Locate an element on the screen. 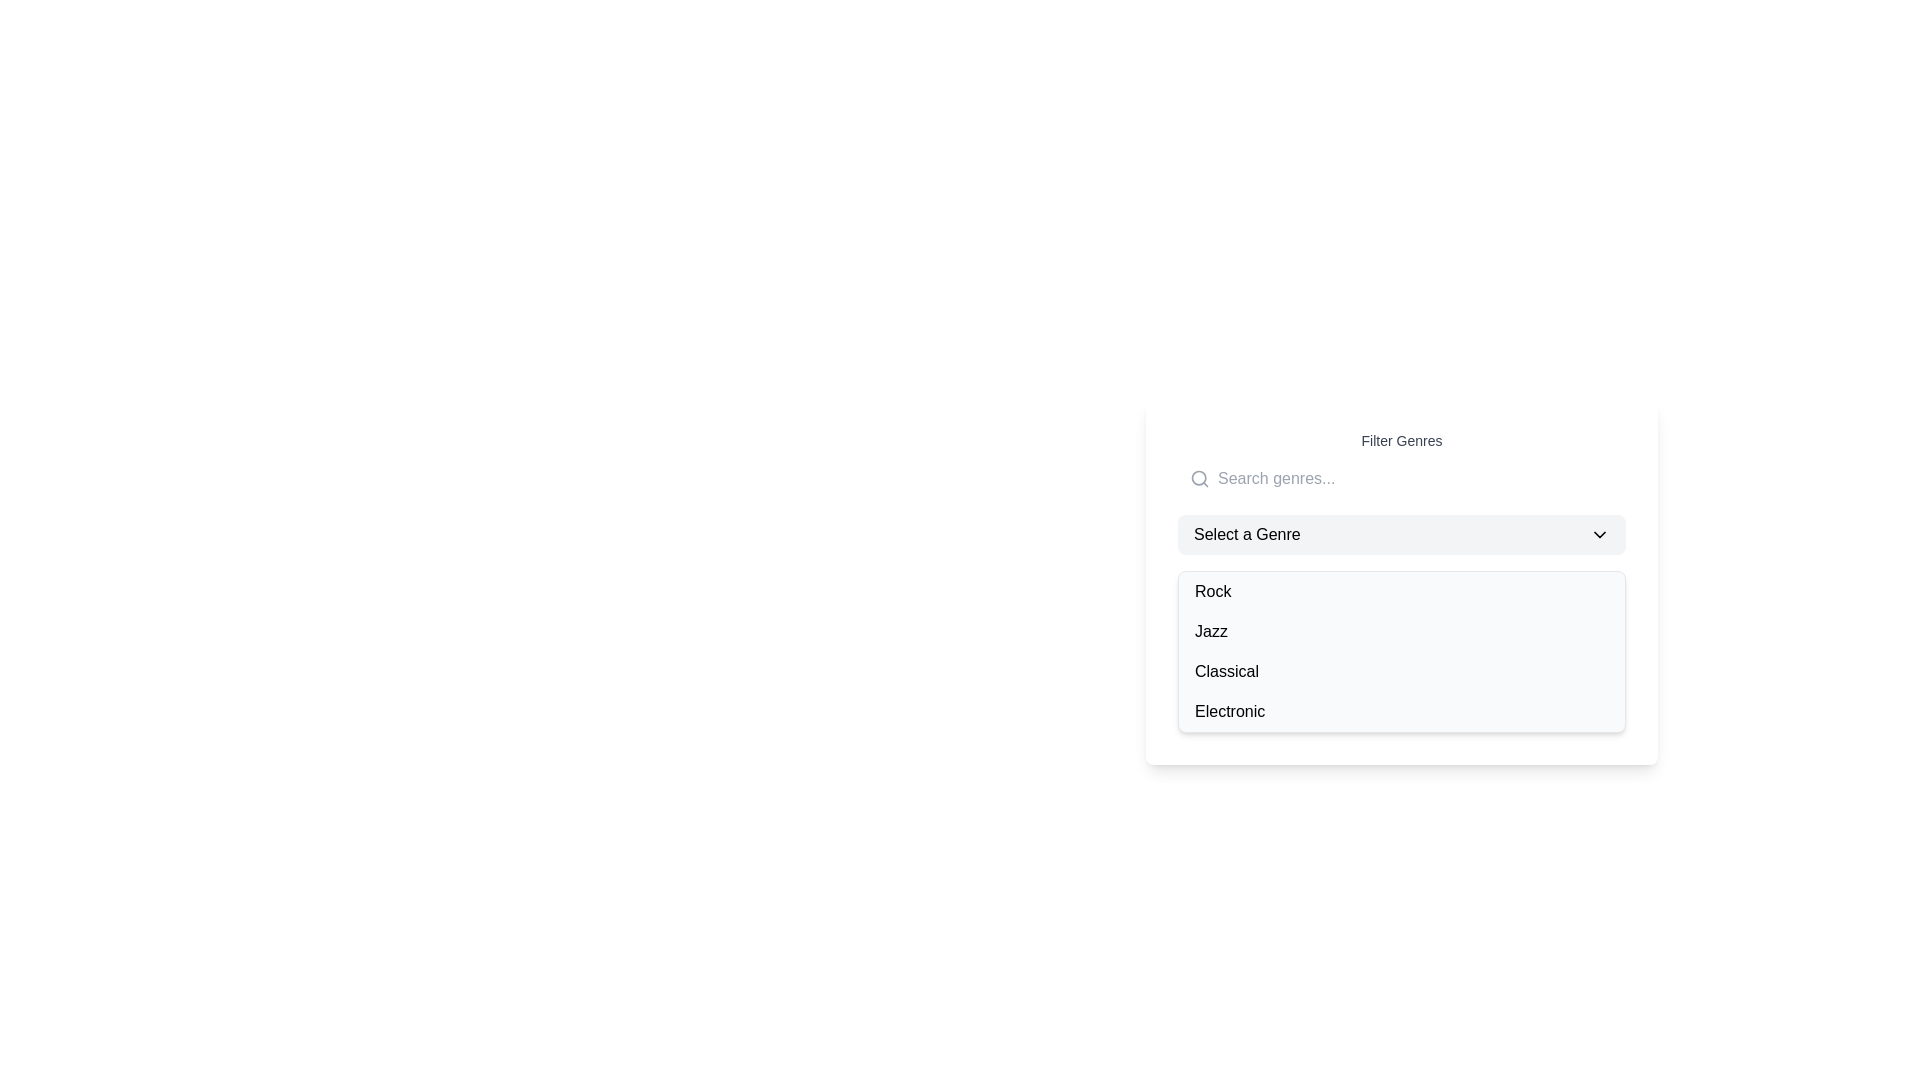 This screenshot has width=1920, height=1080. the downward-pointing caret icon at the far-right side of the 'Select a Genre' dropdown is located at coordinates (1598, 534).